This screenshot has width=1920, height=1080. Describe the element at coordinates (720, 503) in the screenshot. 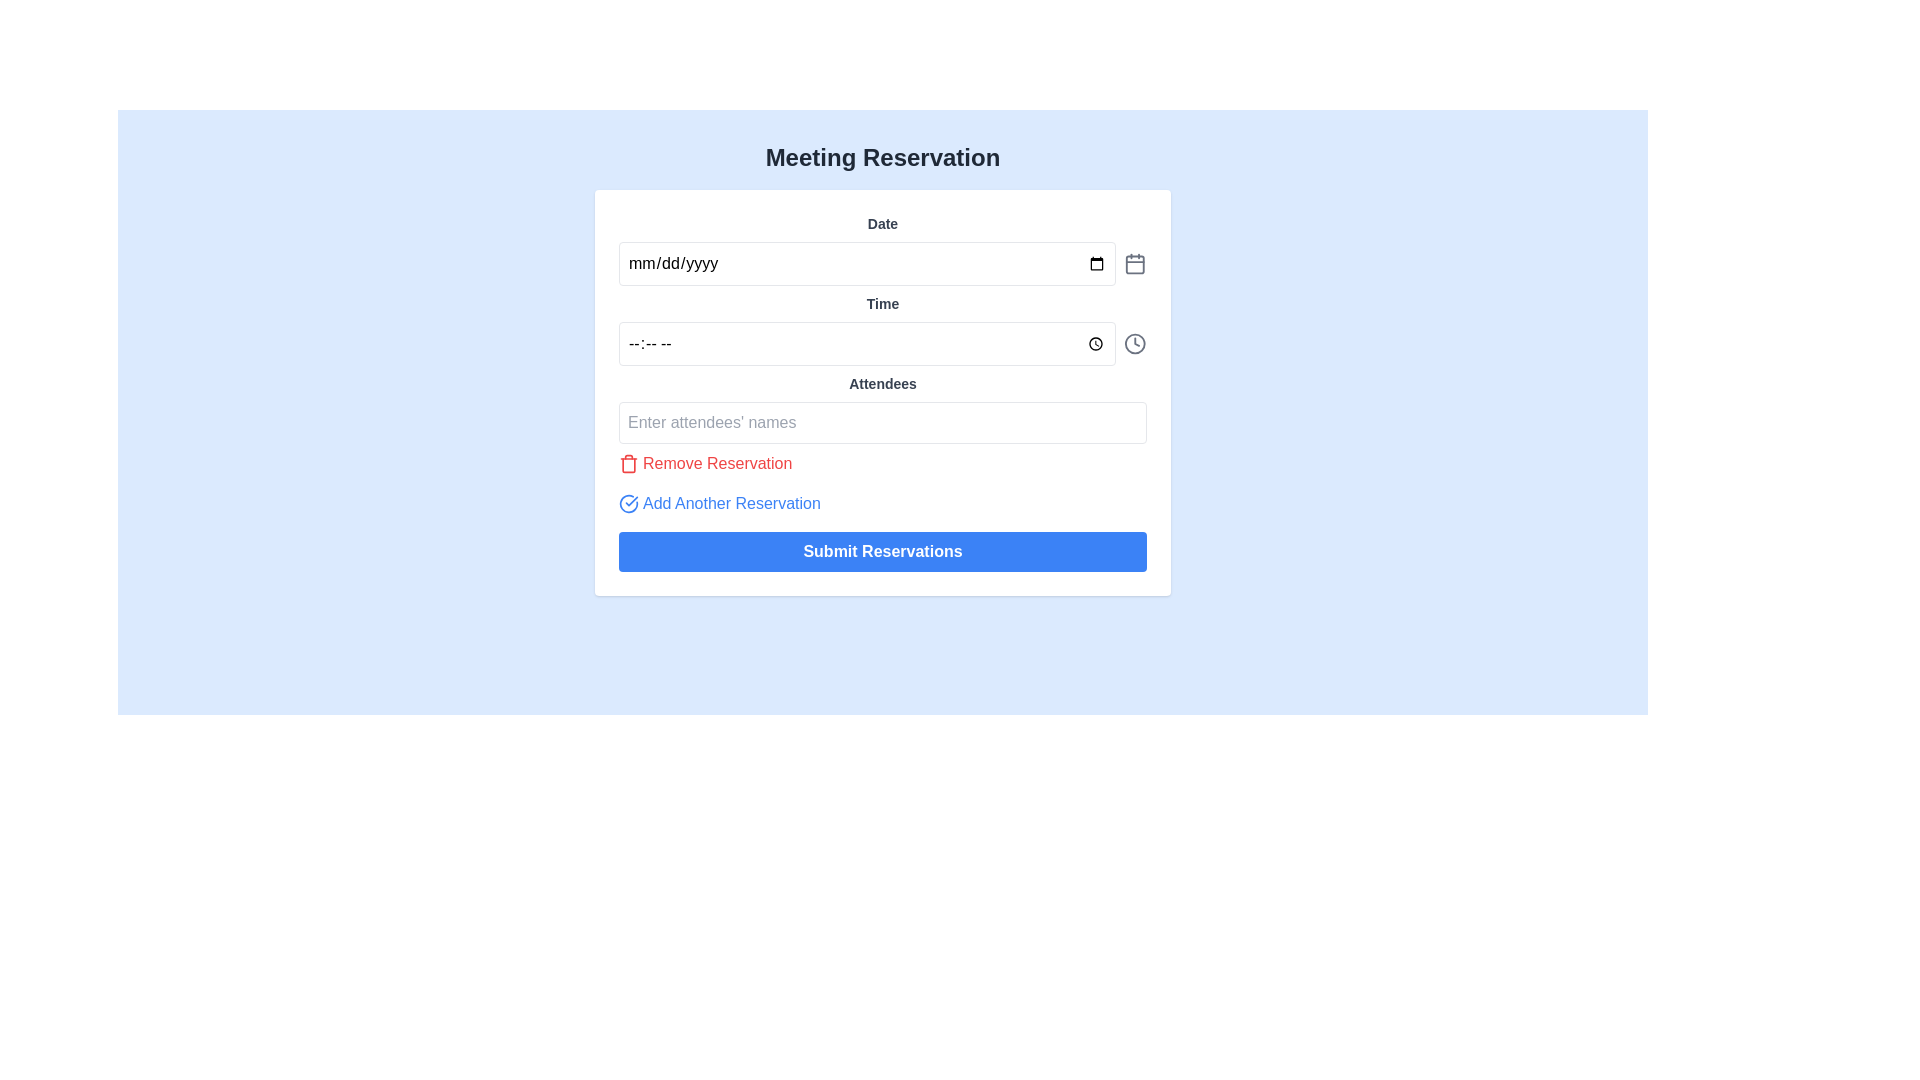

I see `the 'Add Reservation' button located in the 'Meeting Reservation' panel, positioned between the 'Remove Reservation' and 'Submit Reservations' buttons` at that location.